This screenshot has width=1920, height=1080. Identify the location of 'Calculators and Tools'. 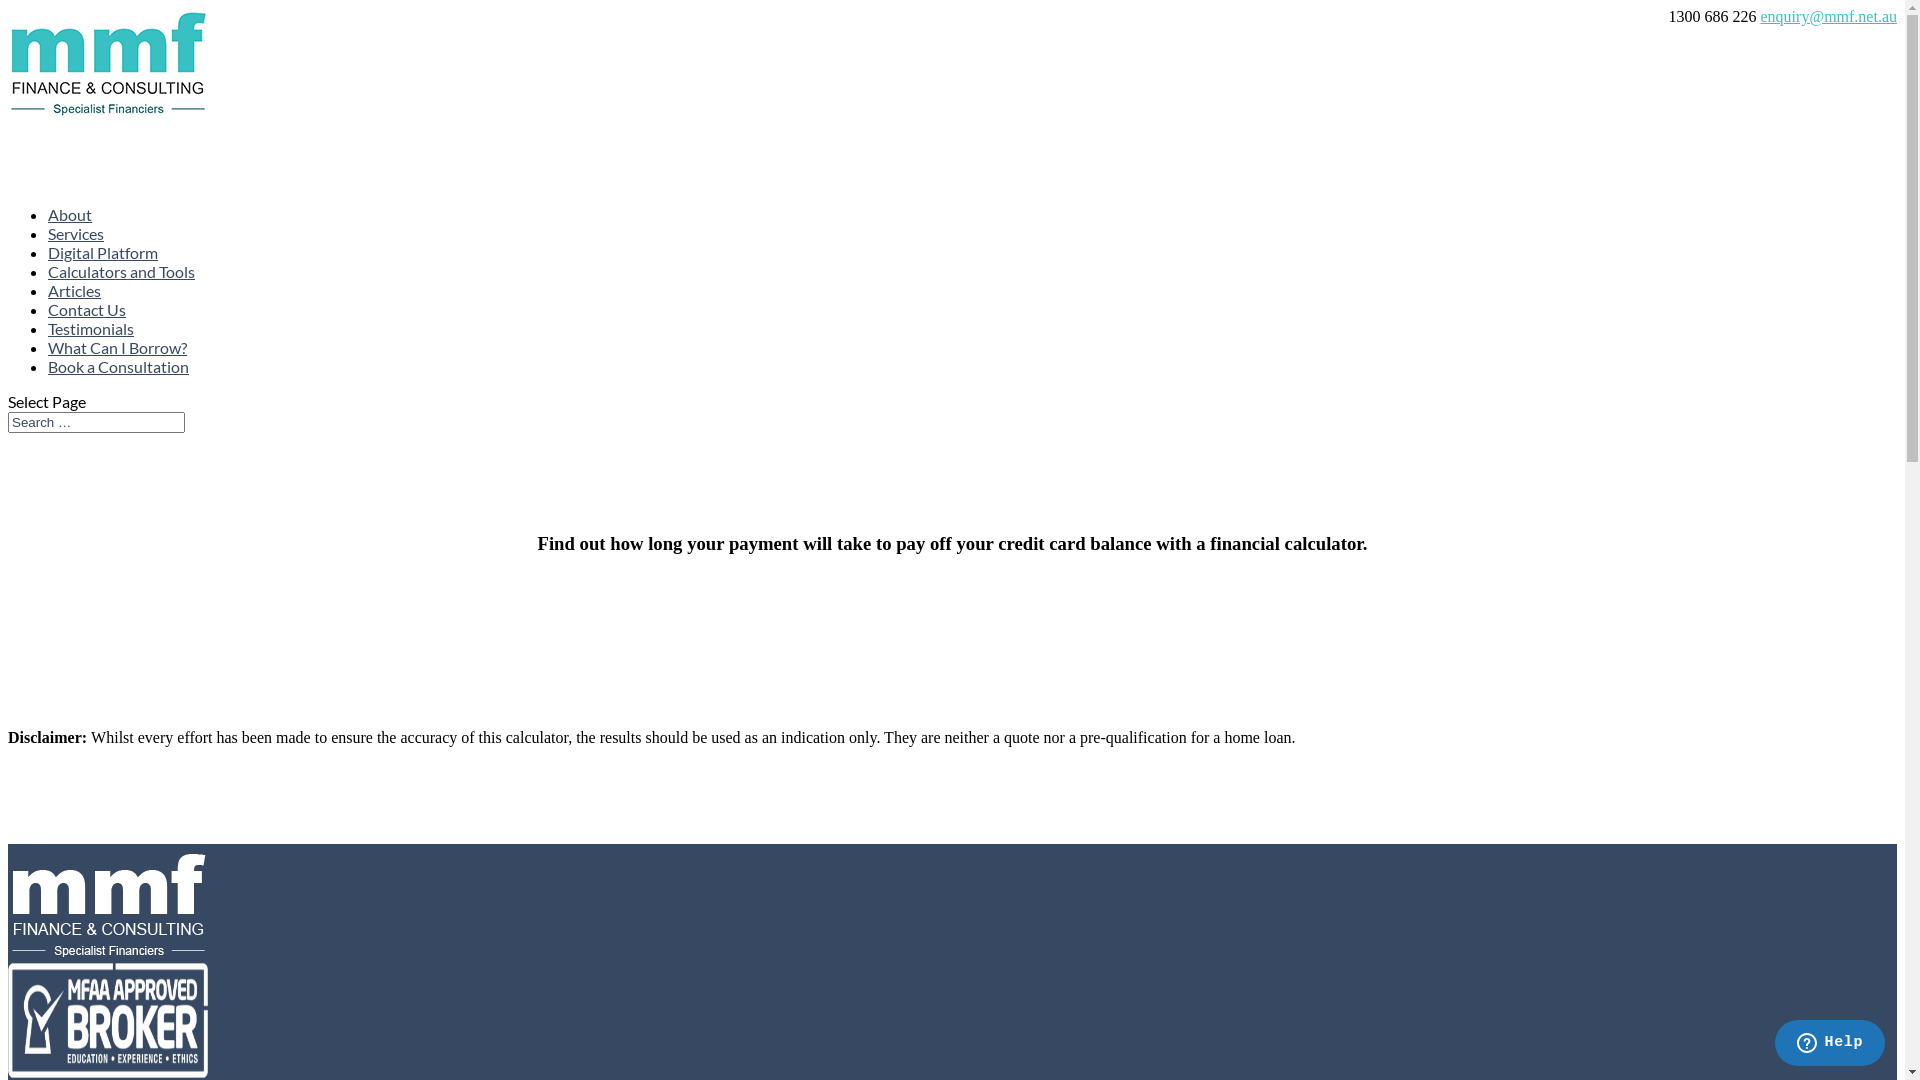
(48, 303).